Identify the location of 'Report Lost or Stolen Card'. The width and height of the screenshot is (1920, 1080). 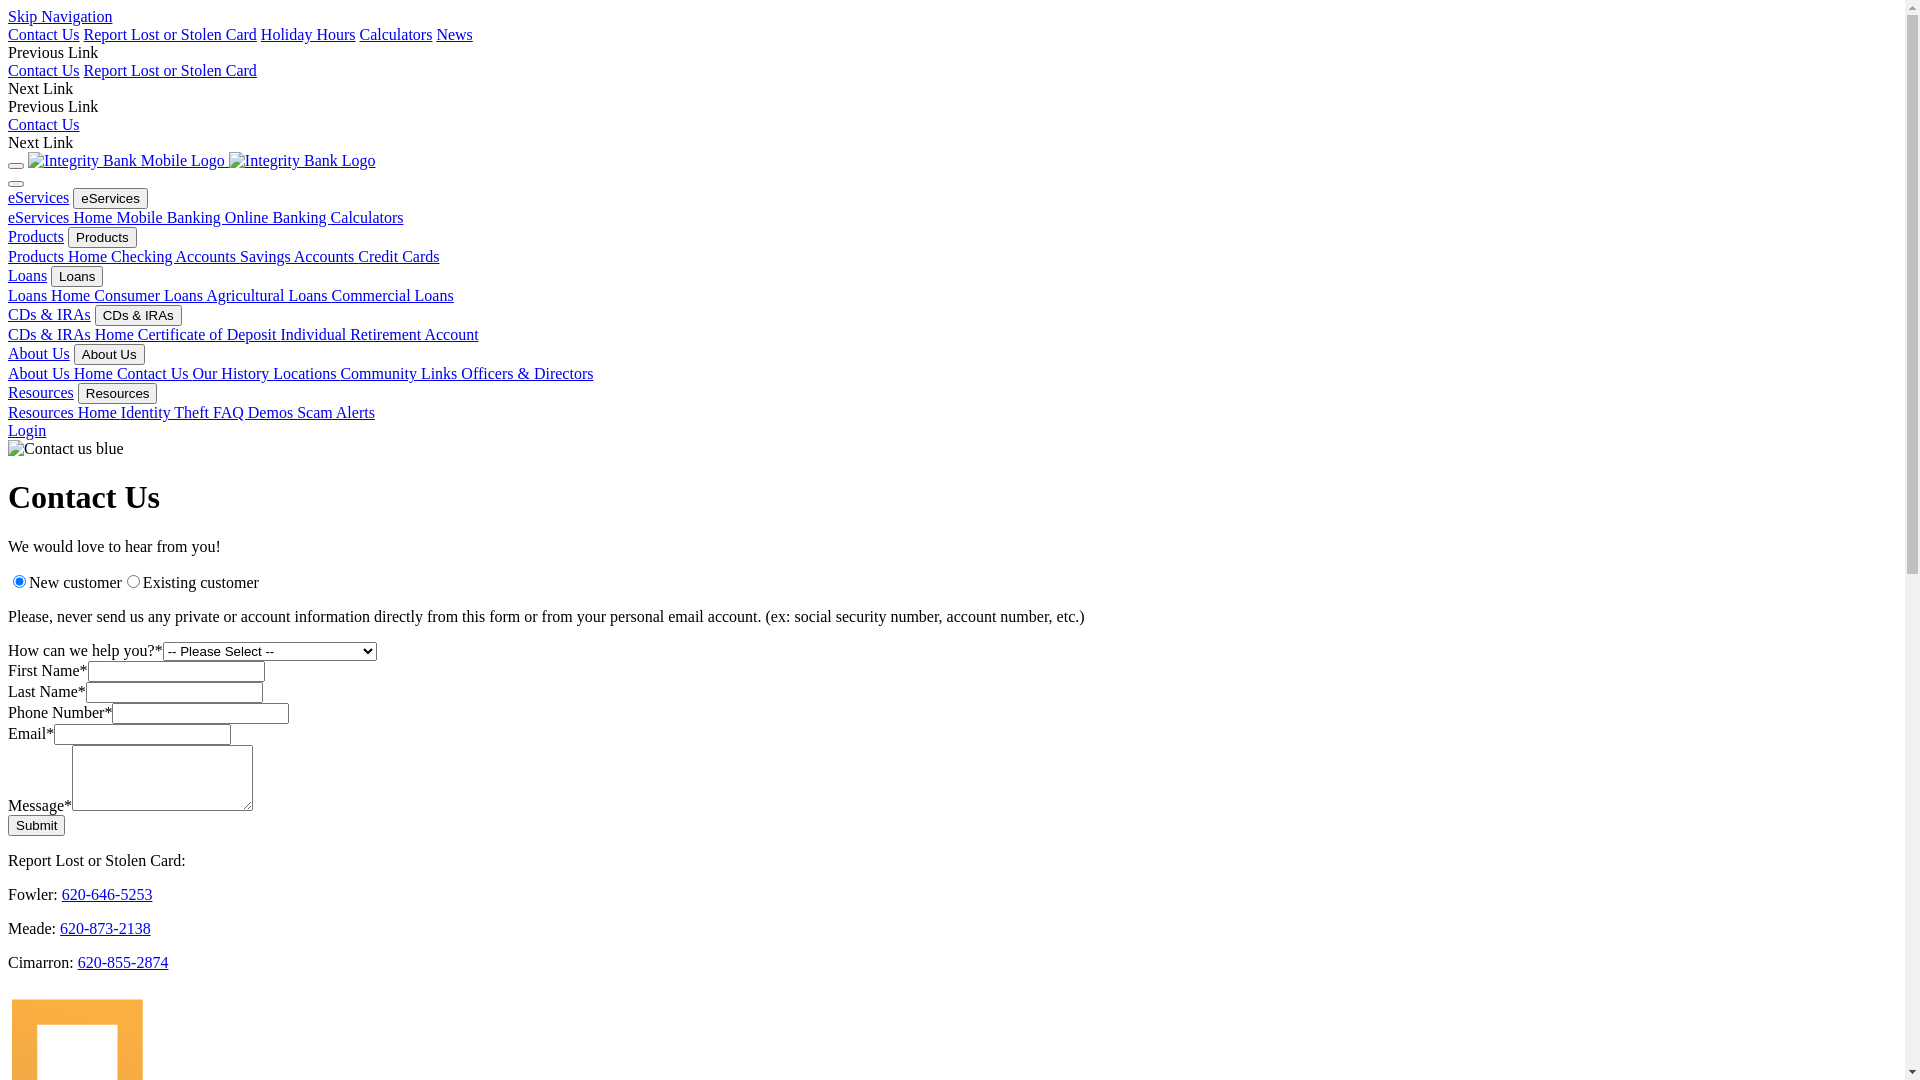
(82, 34).